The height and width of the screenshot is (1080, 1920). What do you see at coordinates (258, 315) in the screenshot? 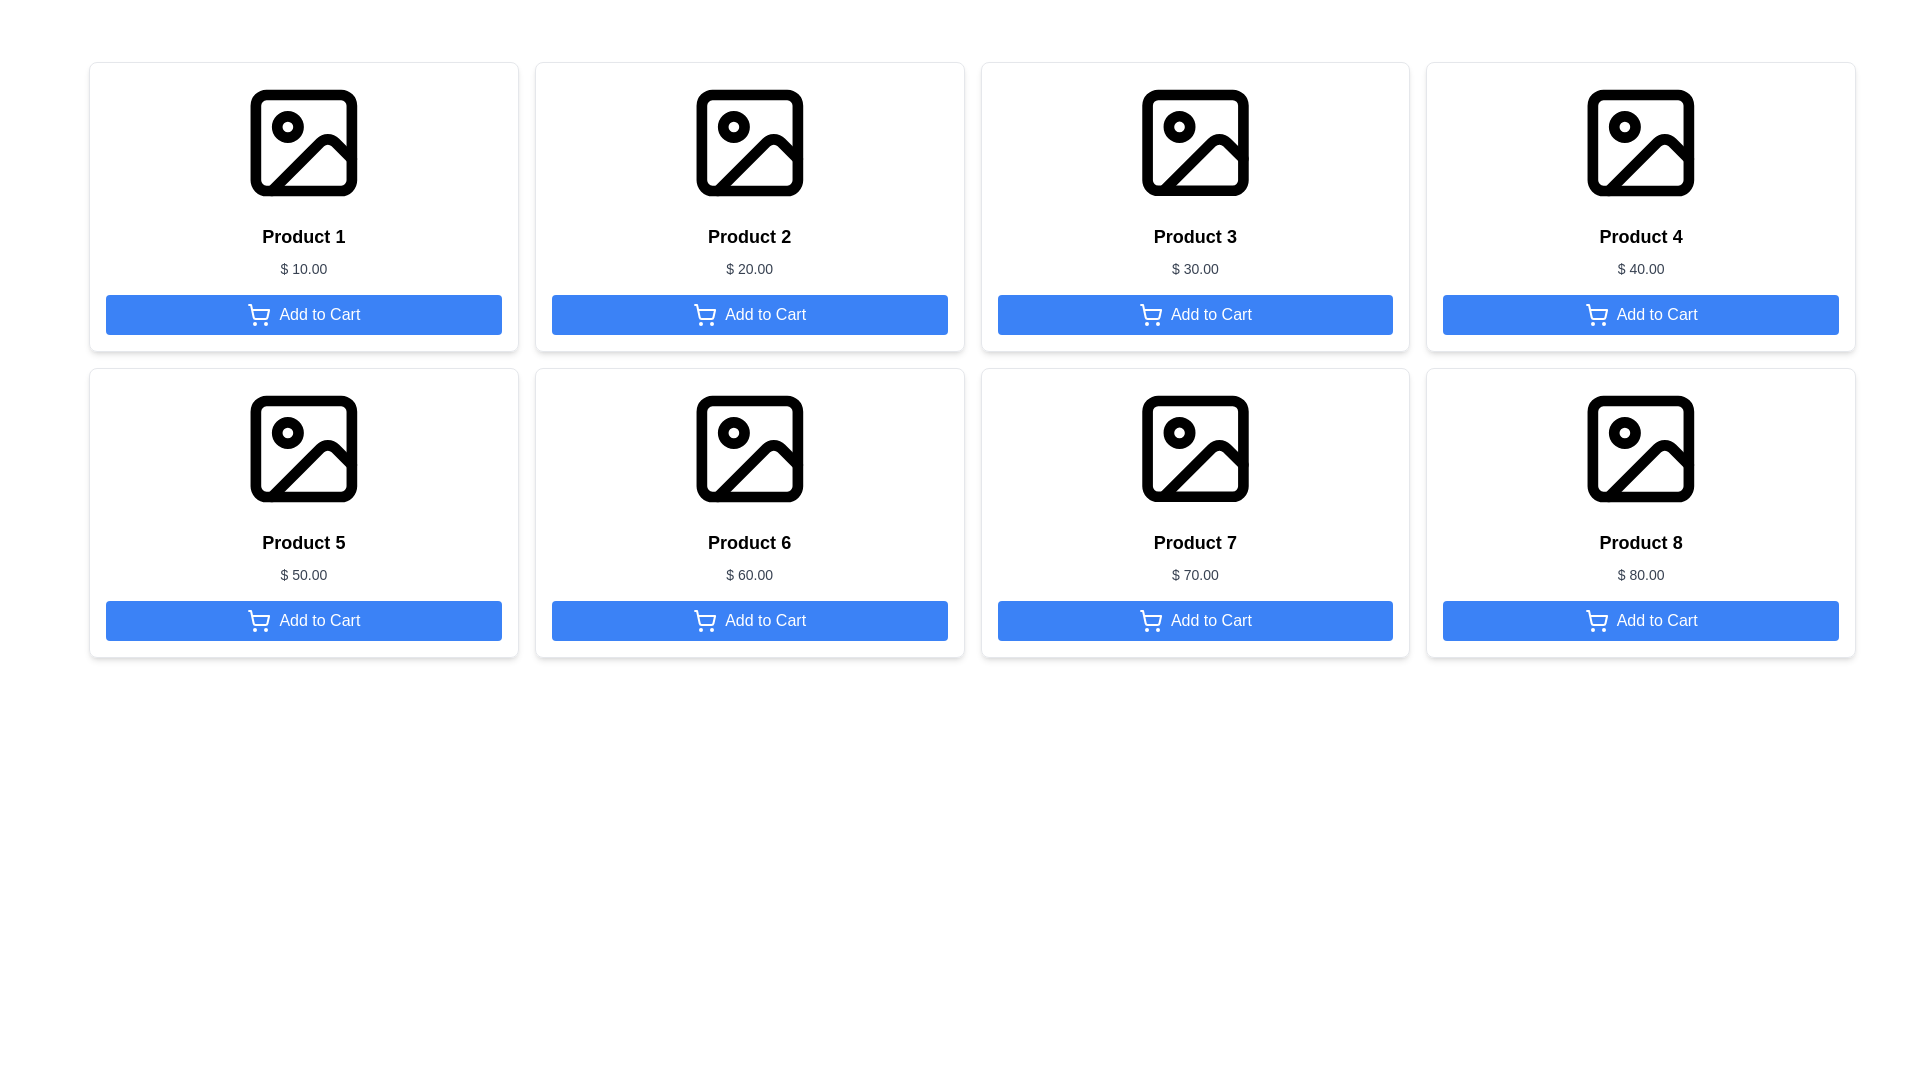
I see `the shopping cart icon located within the 'Add to Cart' button for 'Product 1'` at bounding box center [258, 315].